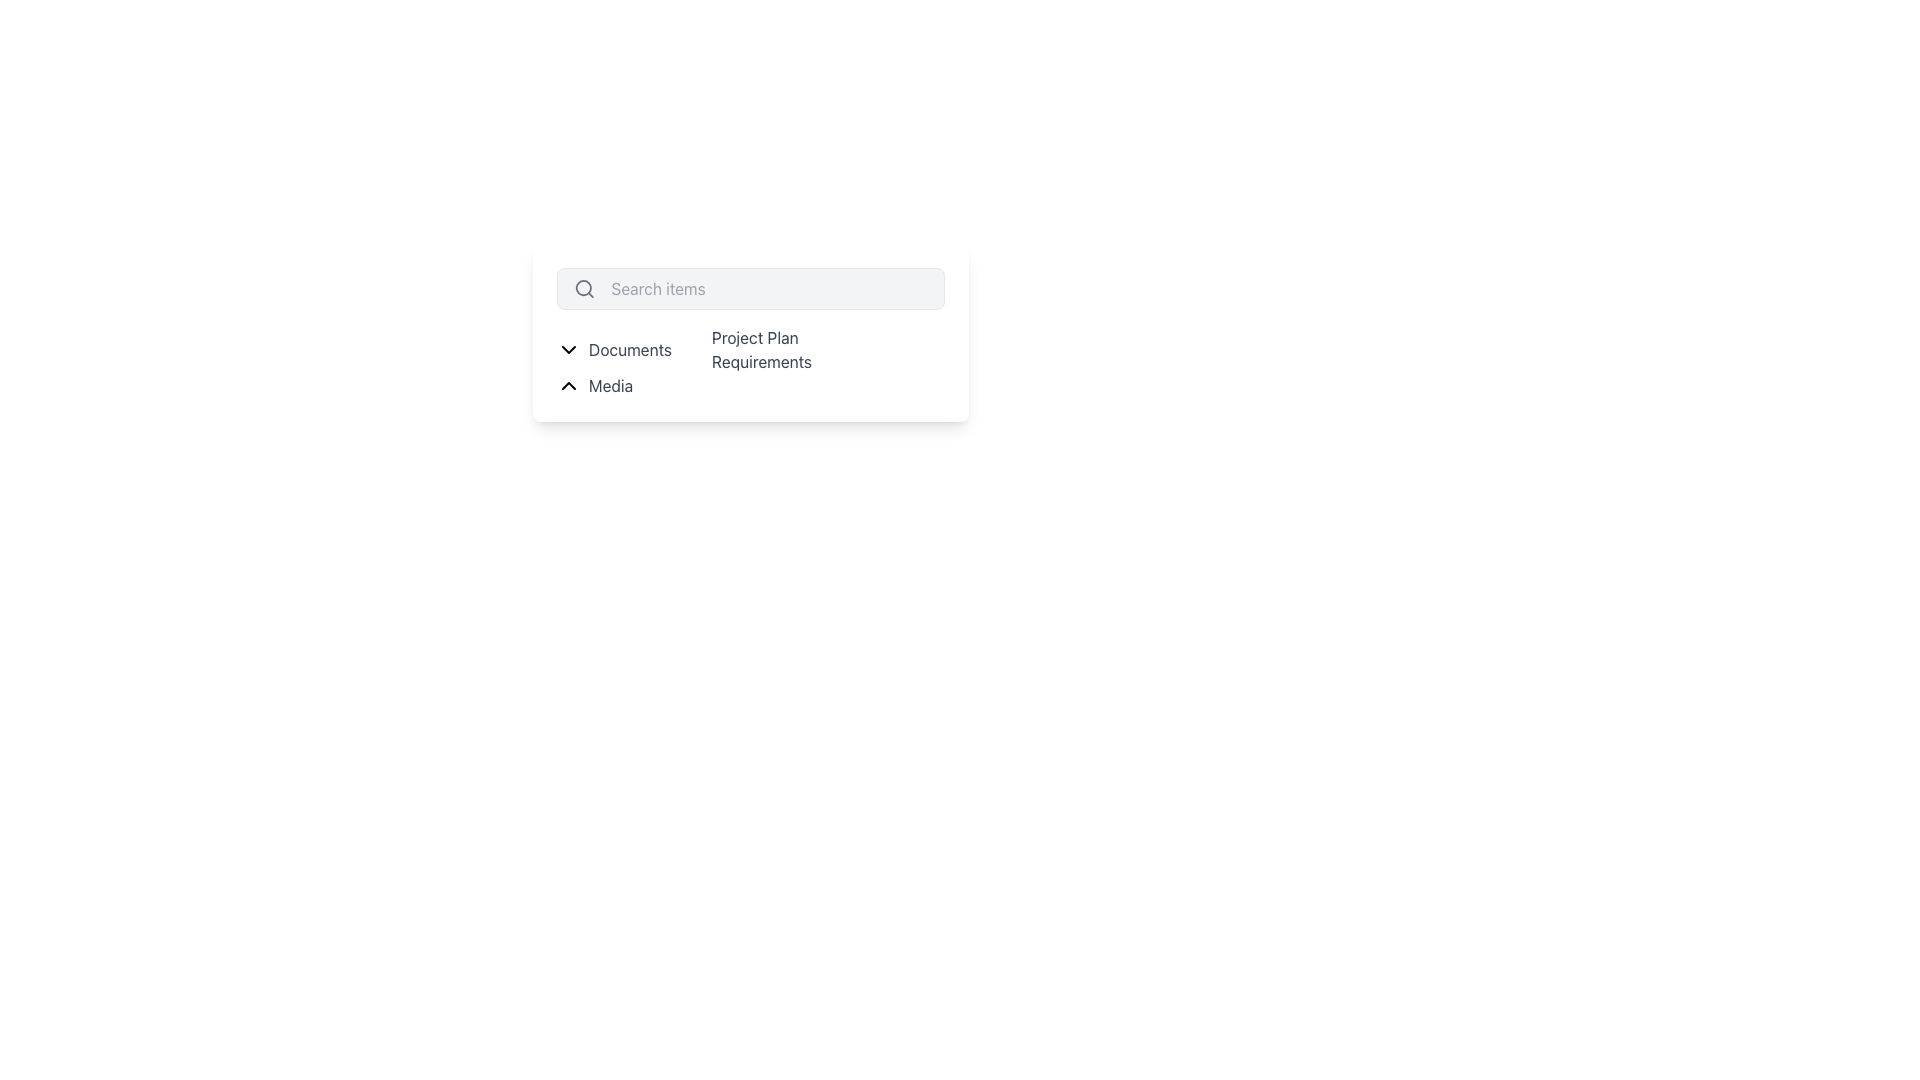 The image size is (1920, 1080). I want to click on the 'Documents' text label, which is styled as a clickable item and is the first text item in its row, so click(629, 349).